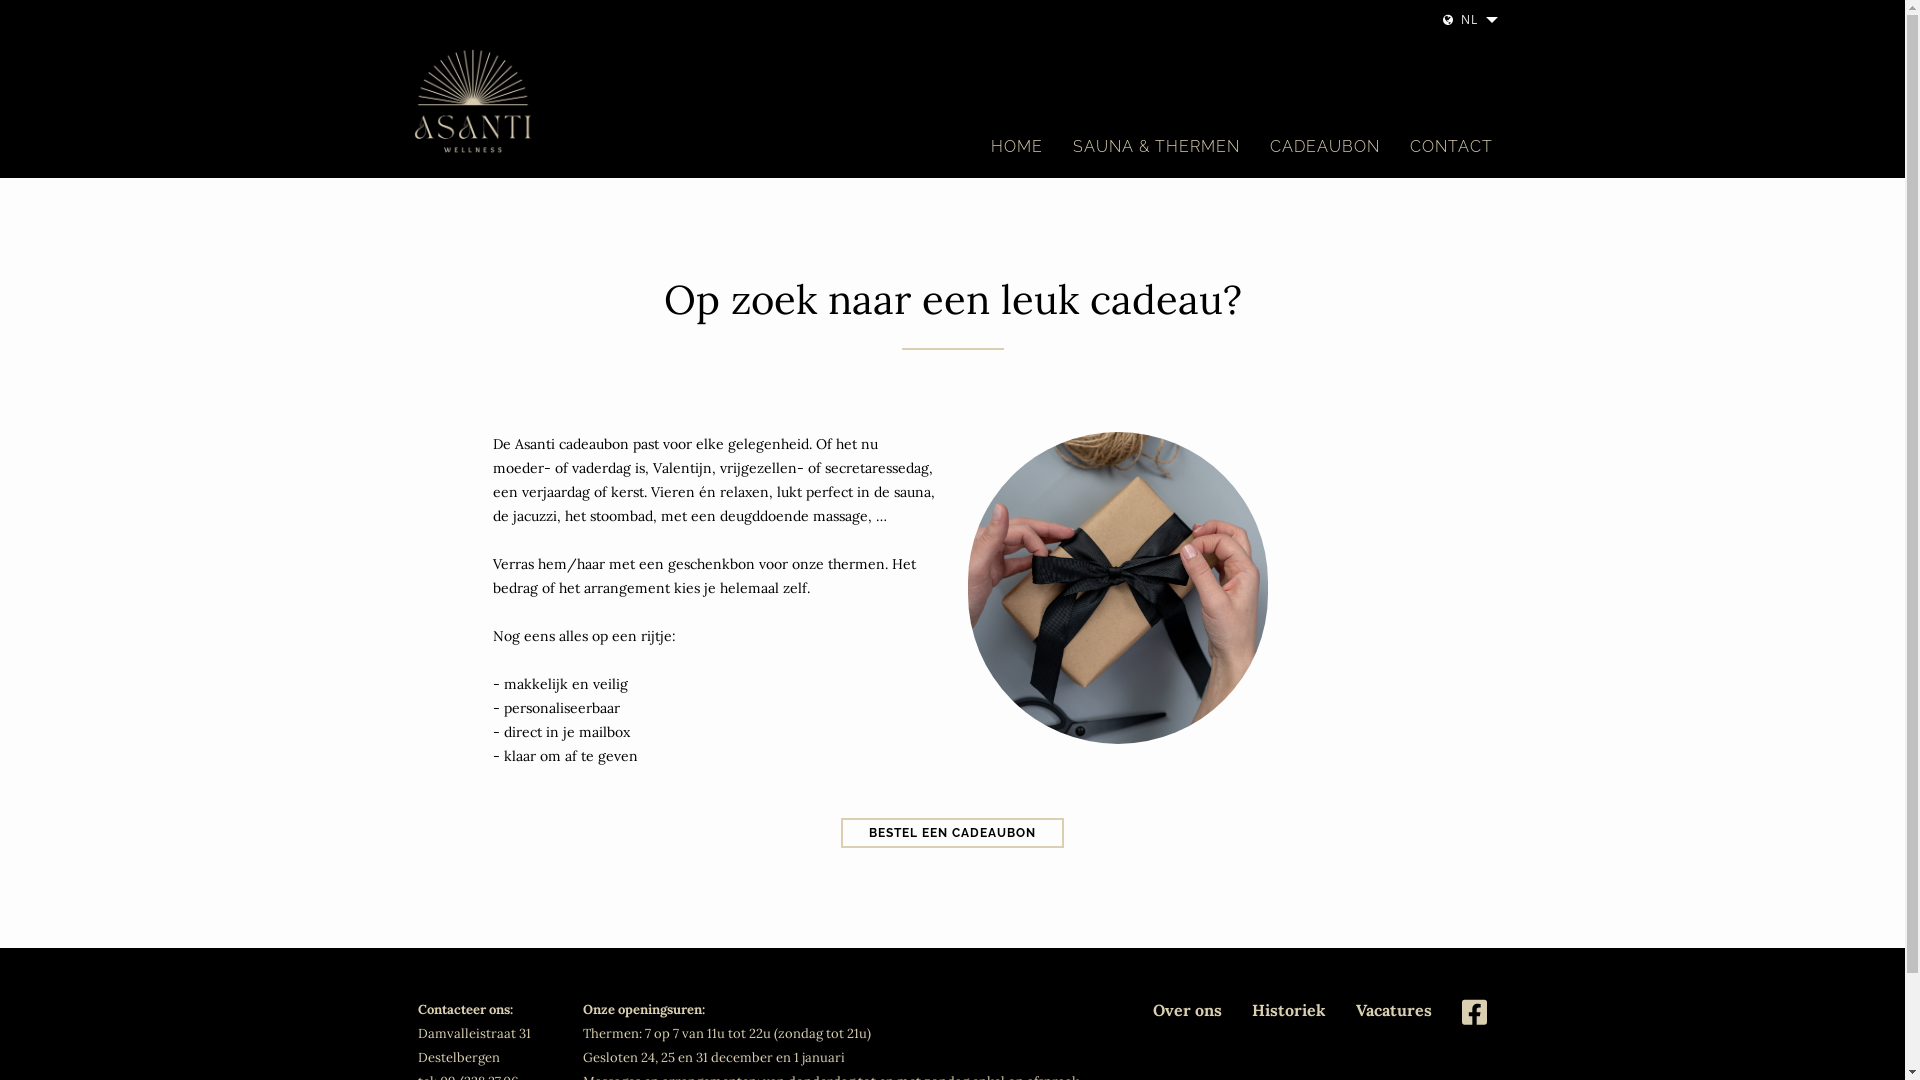  What do you see at coordinates (1450, 145) in the screenshot?
I see `'CONTACT'` at bounding box center [1450, 145].